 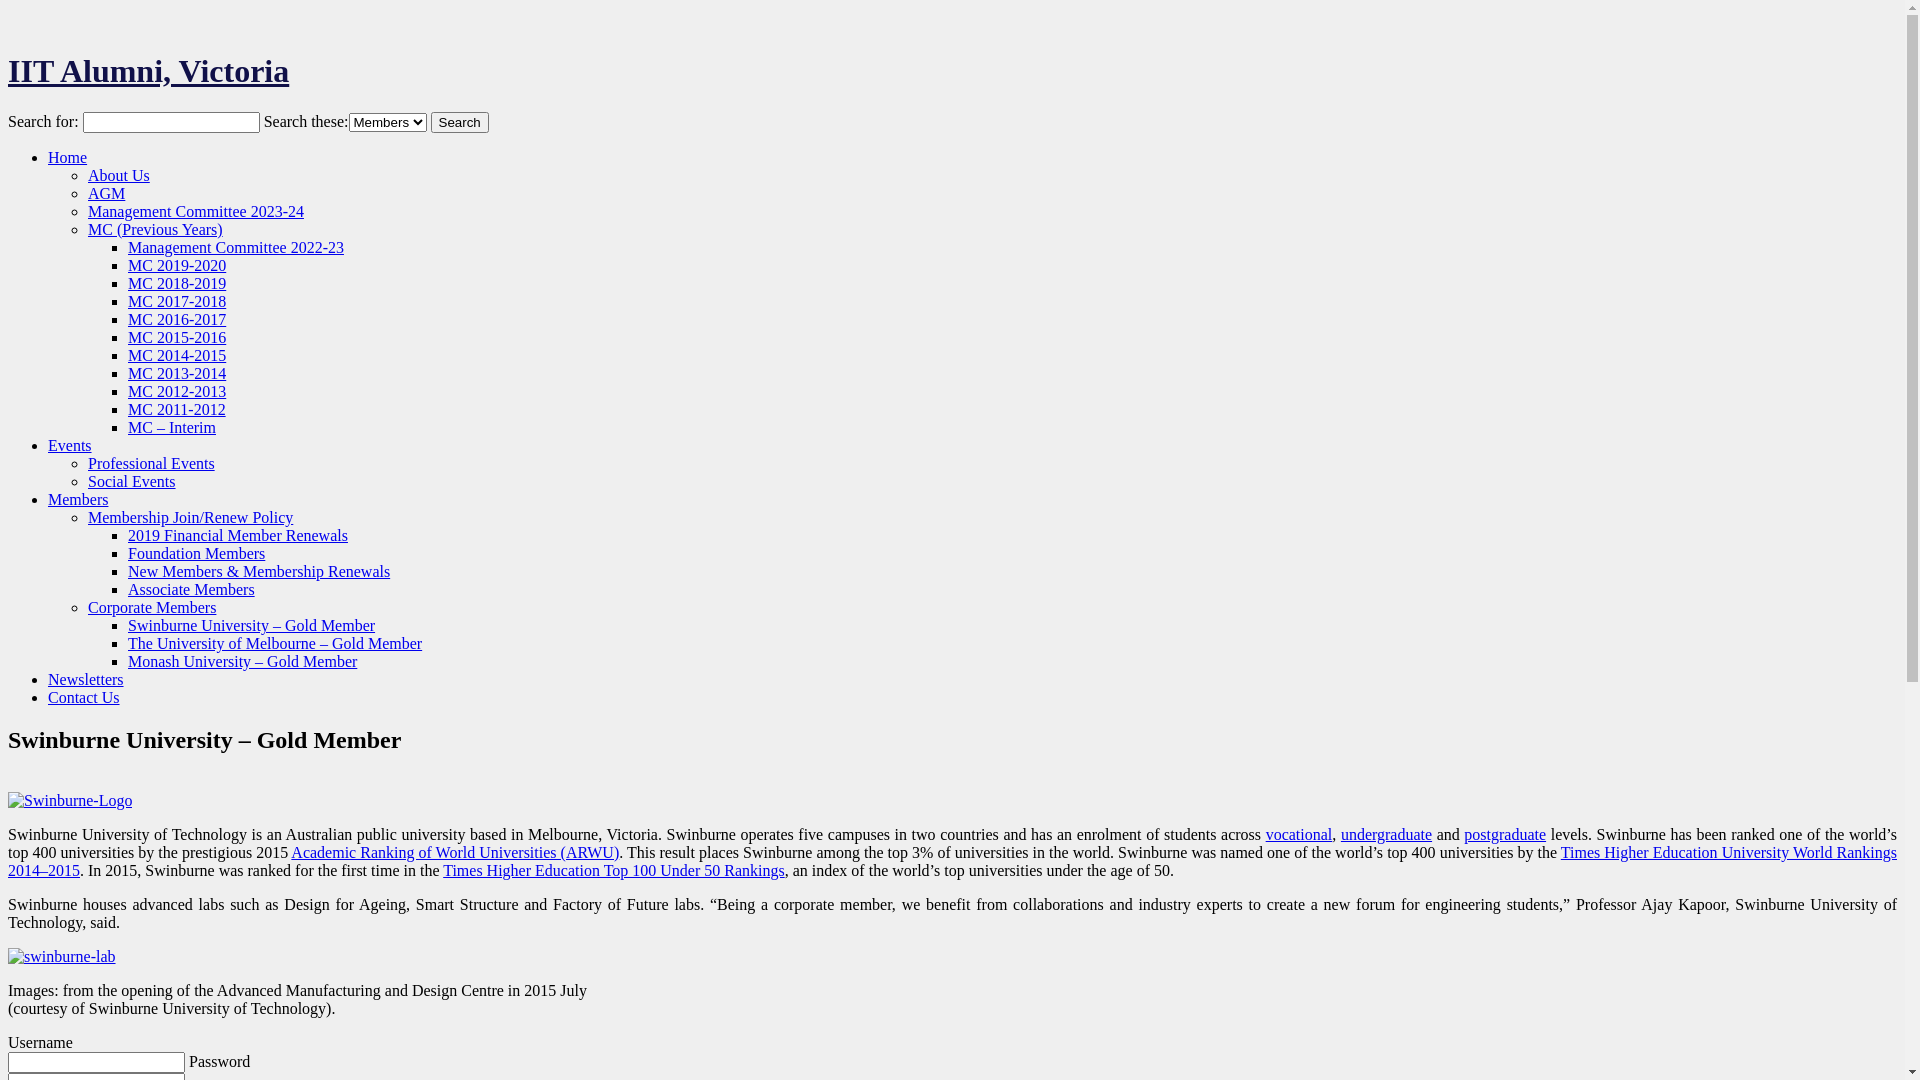 What do you see at coordinates (177, 408) in the screenshot?
I see `'MC 2011-2012'` at bounding box center [177, 408].